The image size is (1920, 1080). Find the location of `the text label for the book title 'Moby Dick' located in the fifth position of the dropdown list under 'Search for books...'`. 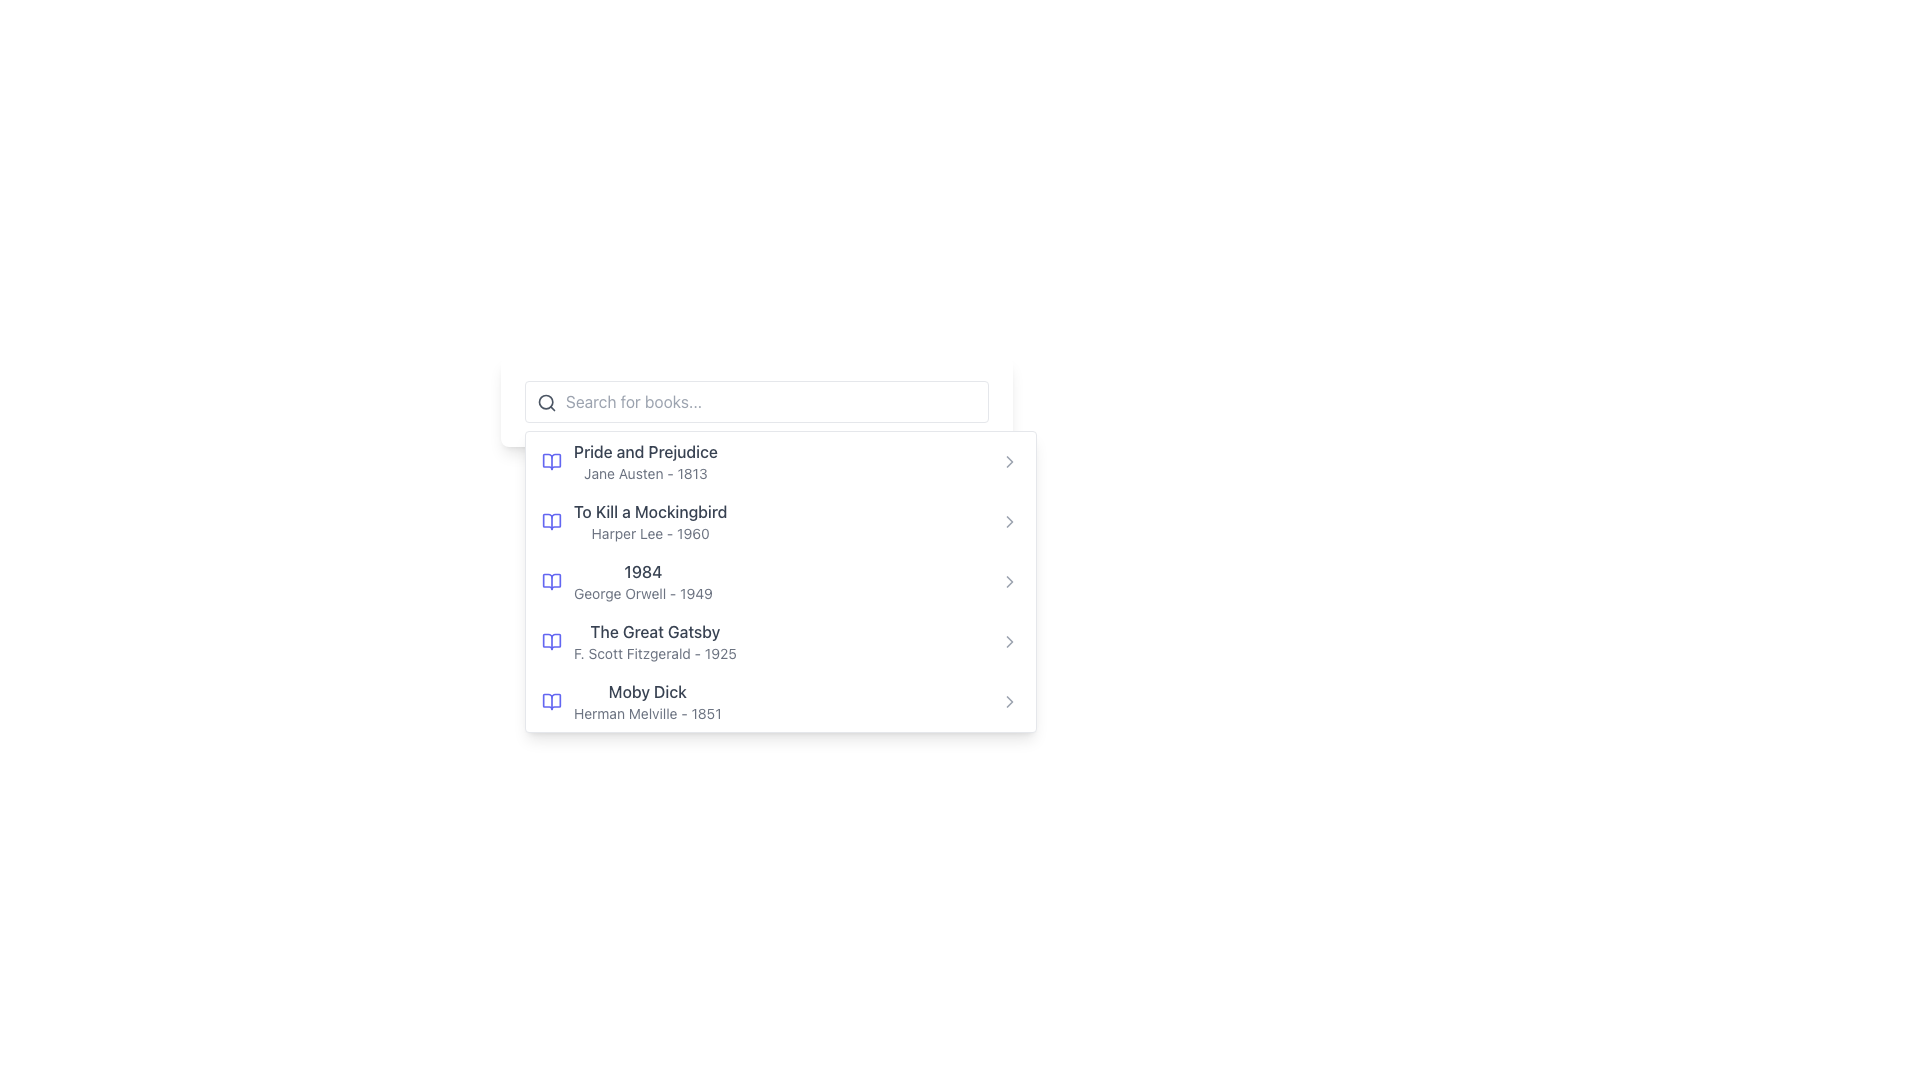

the text label for the book title 'Moby Dick' located in the fifth position of the dropdown list under 'Search for books...' is located at coordinates (647, 690).